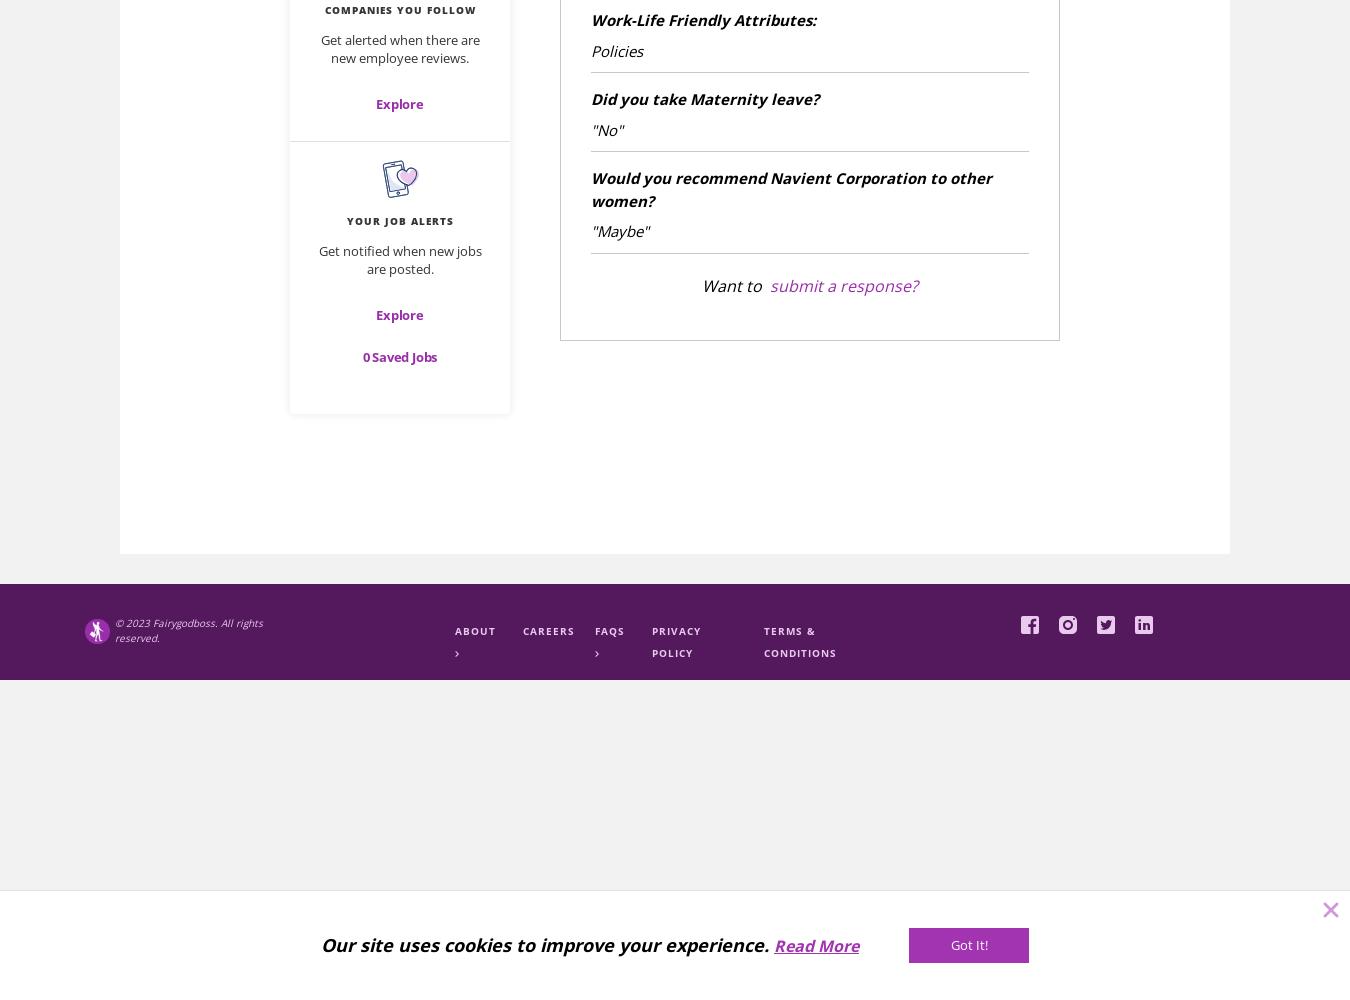  I want to click on '"Maybe"', so click(591, 230).